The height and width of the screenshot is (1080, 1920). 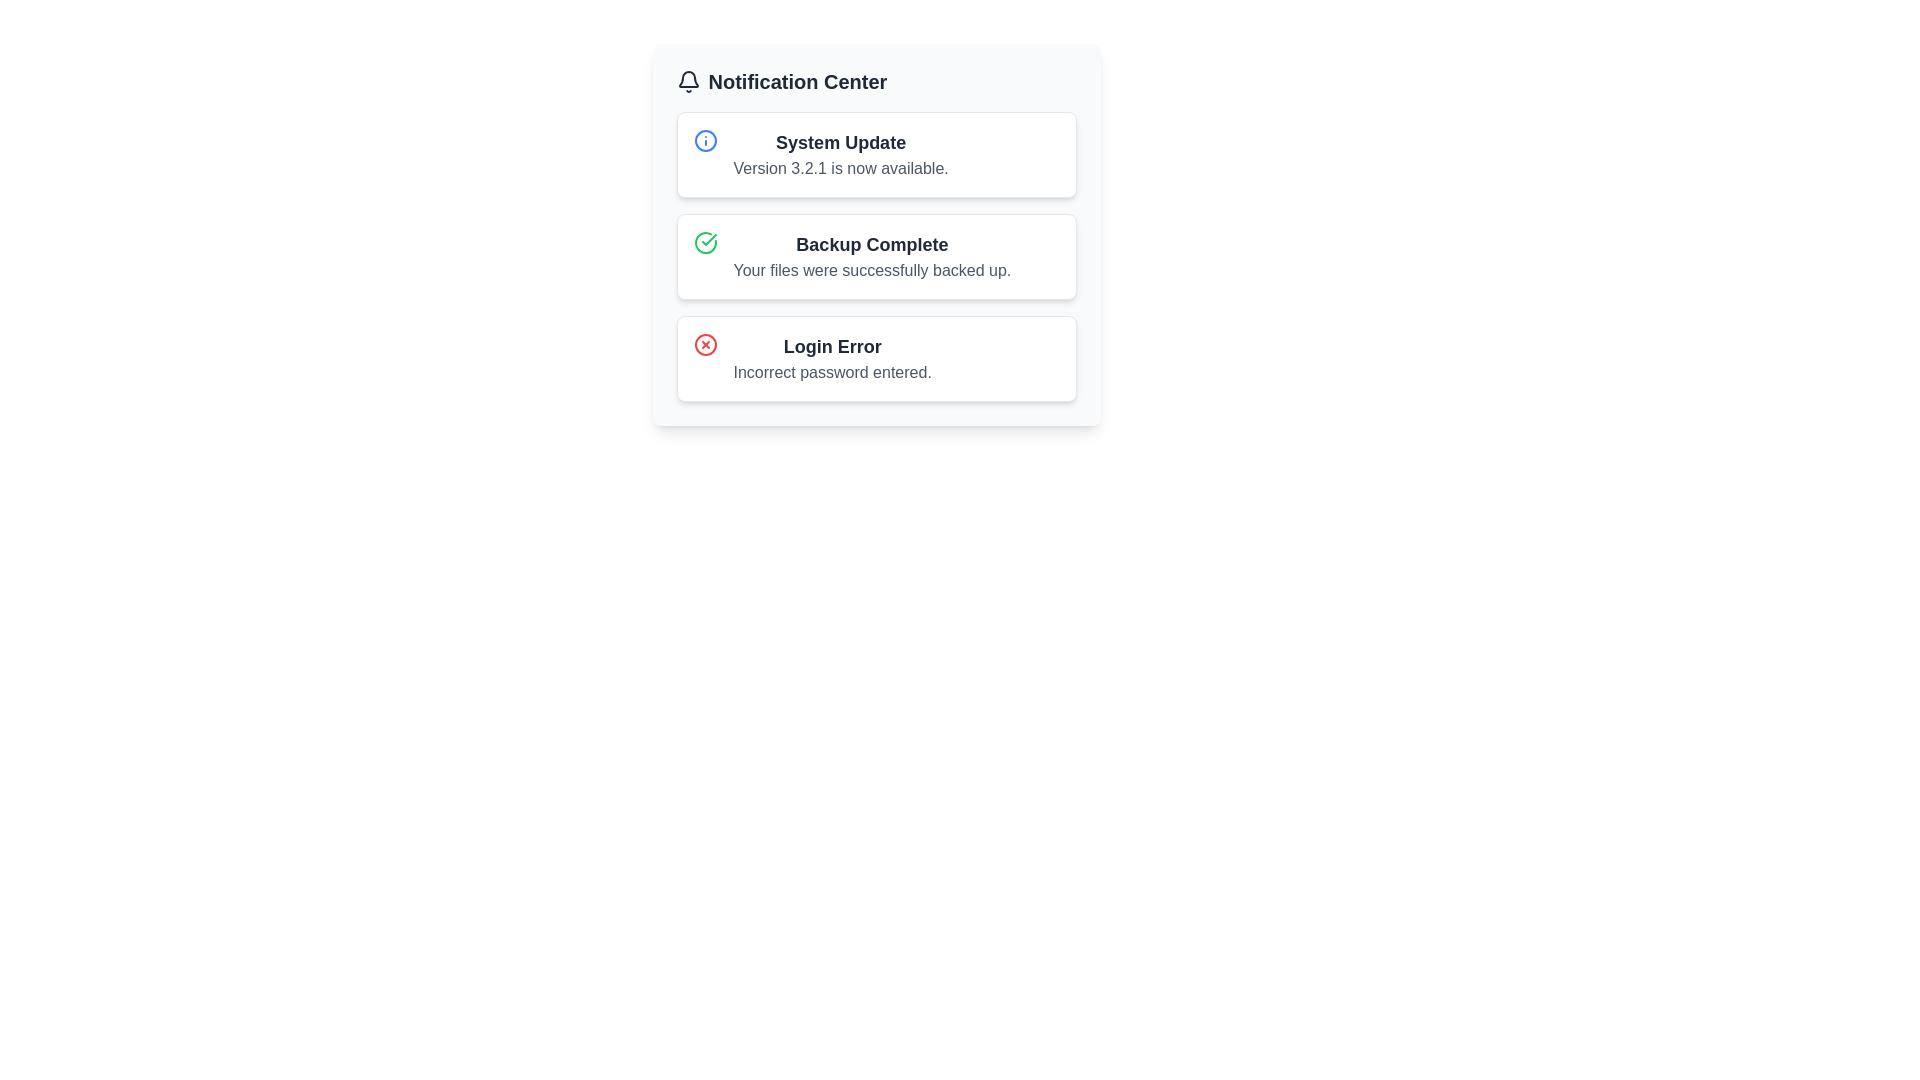 What do you see at coordinates (705, 242) in the screenshot?
I see `the green checkmark icon in the 'Backup Complete' notification panel, which is positioned to the left of the notification text` at bounding box center [705, 242].